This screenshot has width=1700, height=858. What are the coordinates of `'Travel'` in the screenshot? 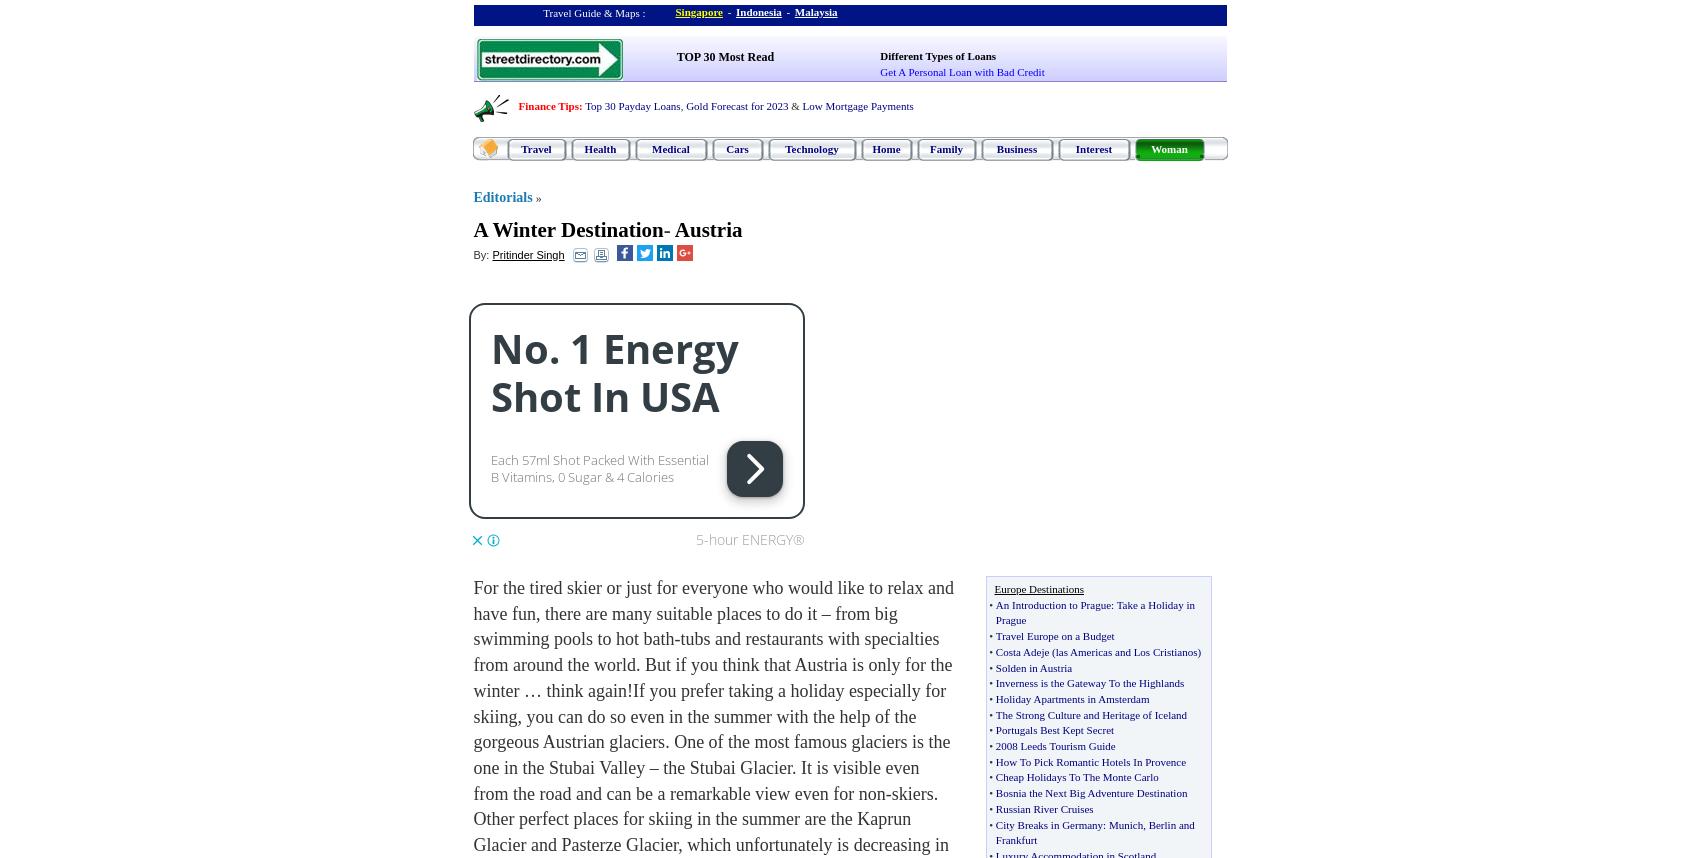 It's located at (535, 148).